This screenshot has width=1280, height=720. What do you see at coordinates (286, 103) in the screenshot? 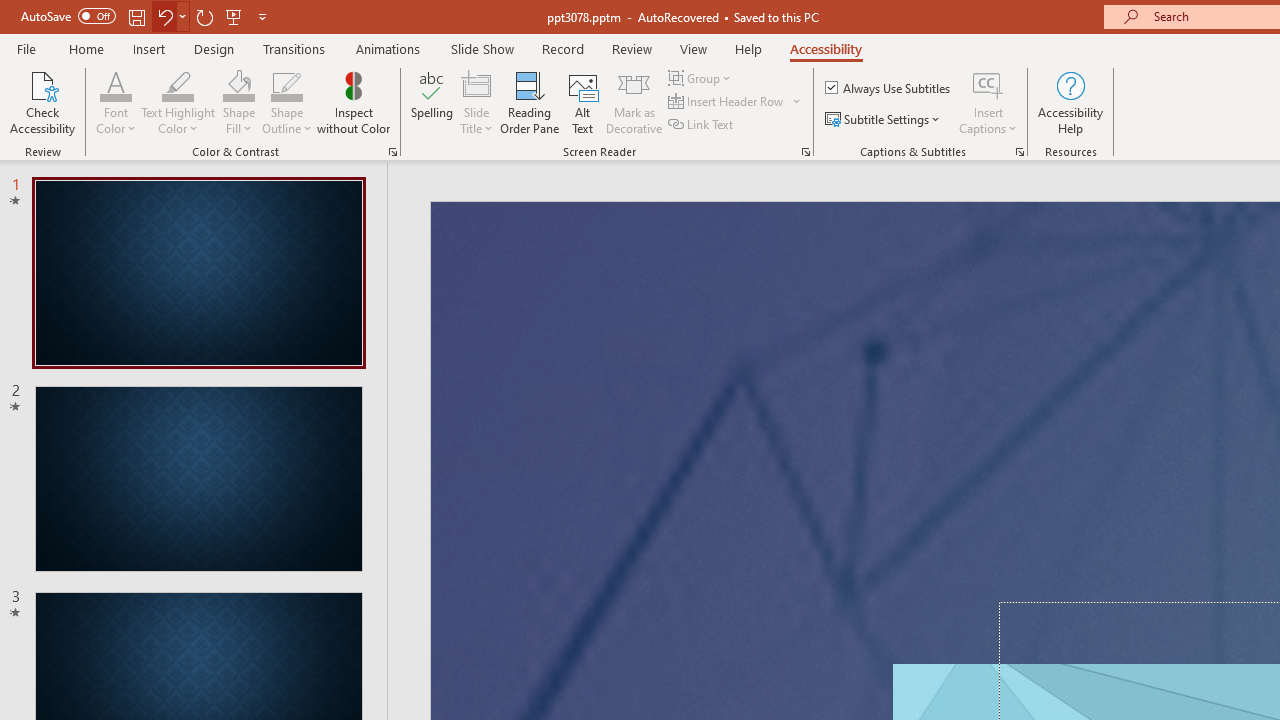
I see `'Shape Outline'` at bounding box center [286, 103].